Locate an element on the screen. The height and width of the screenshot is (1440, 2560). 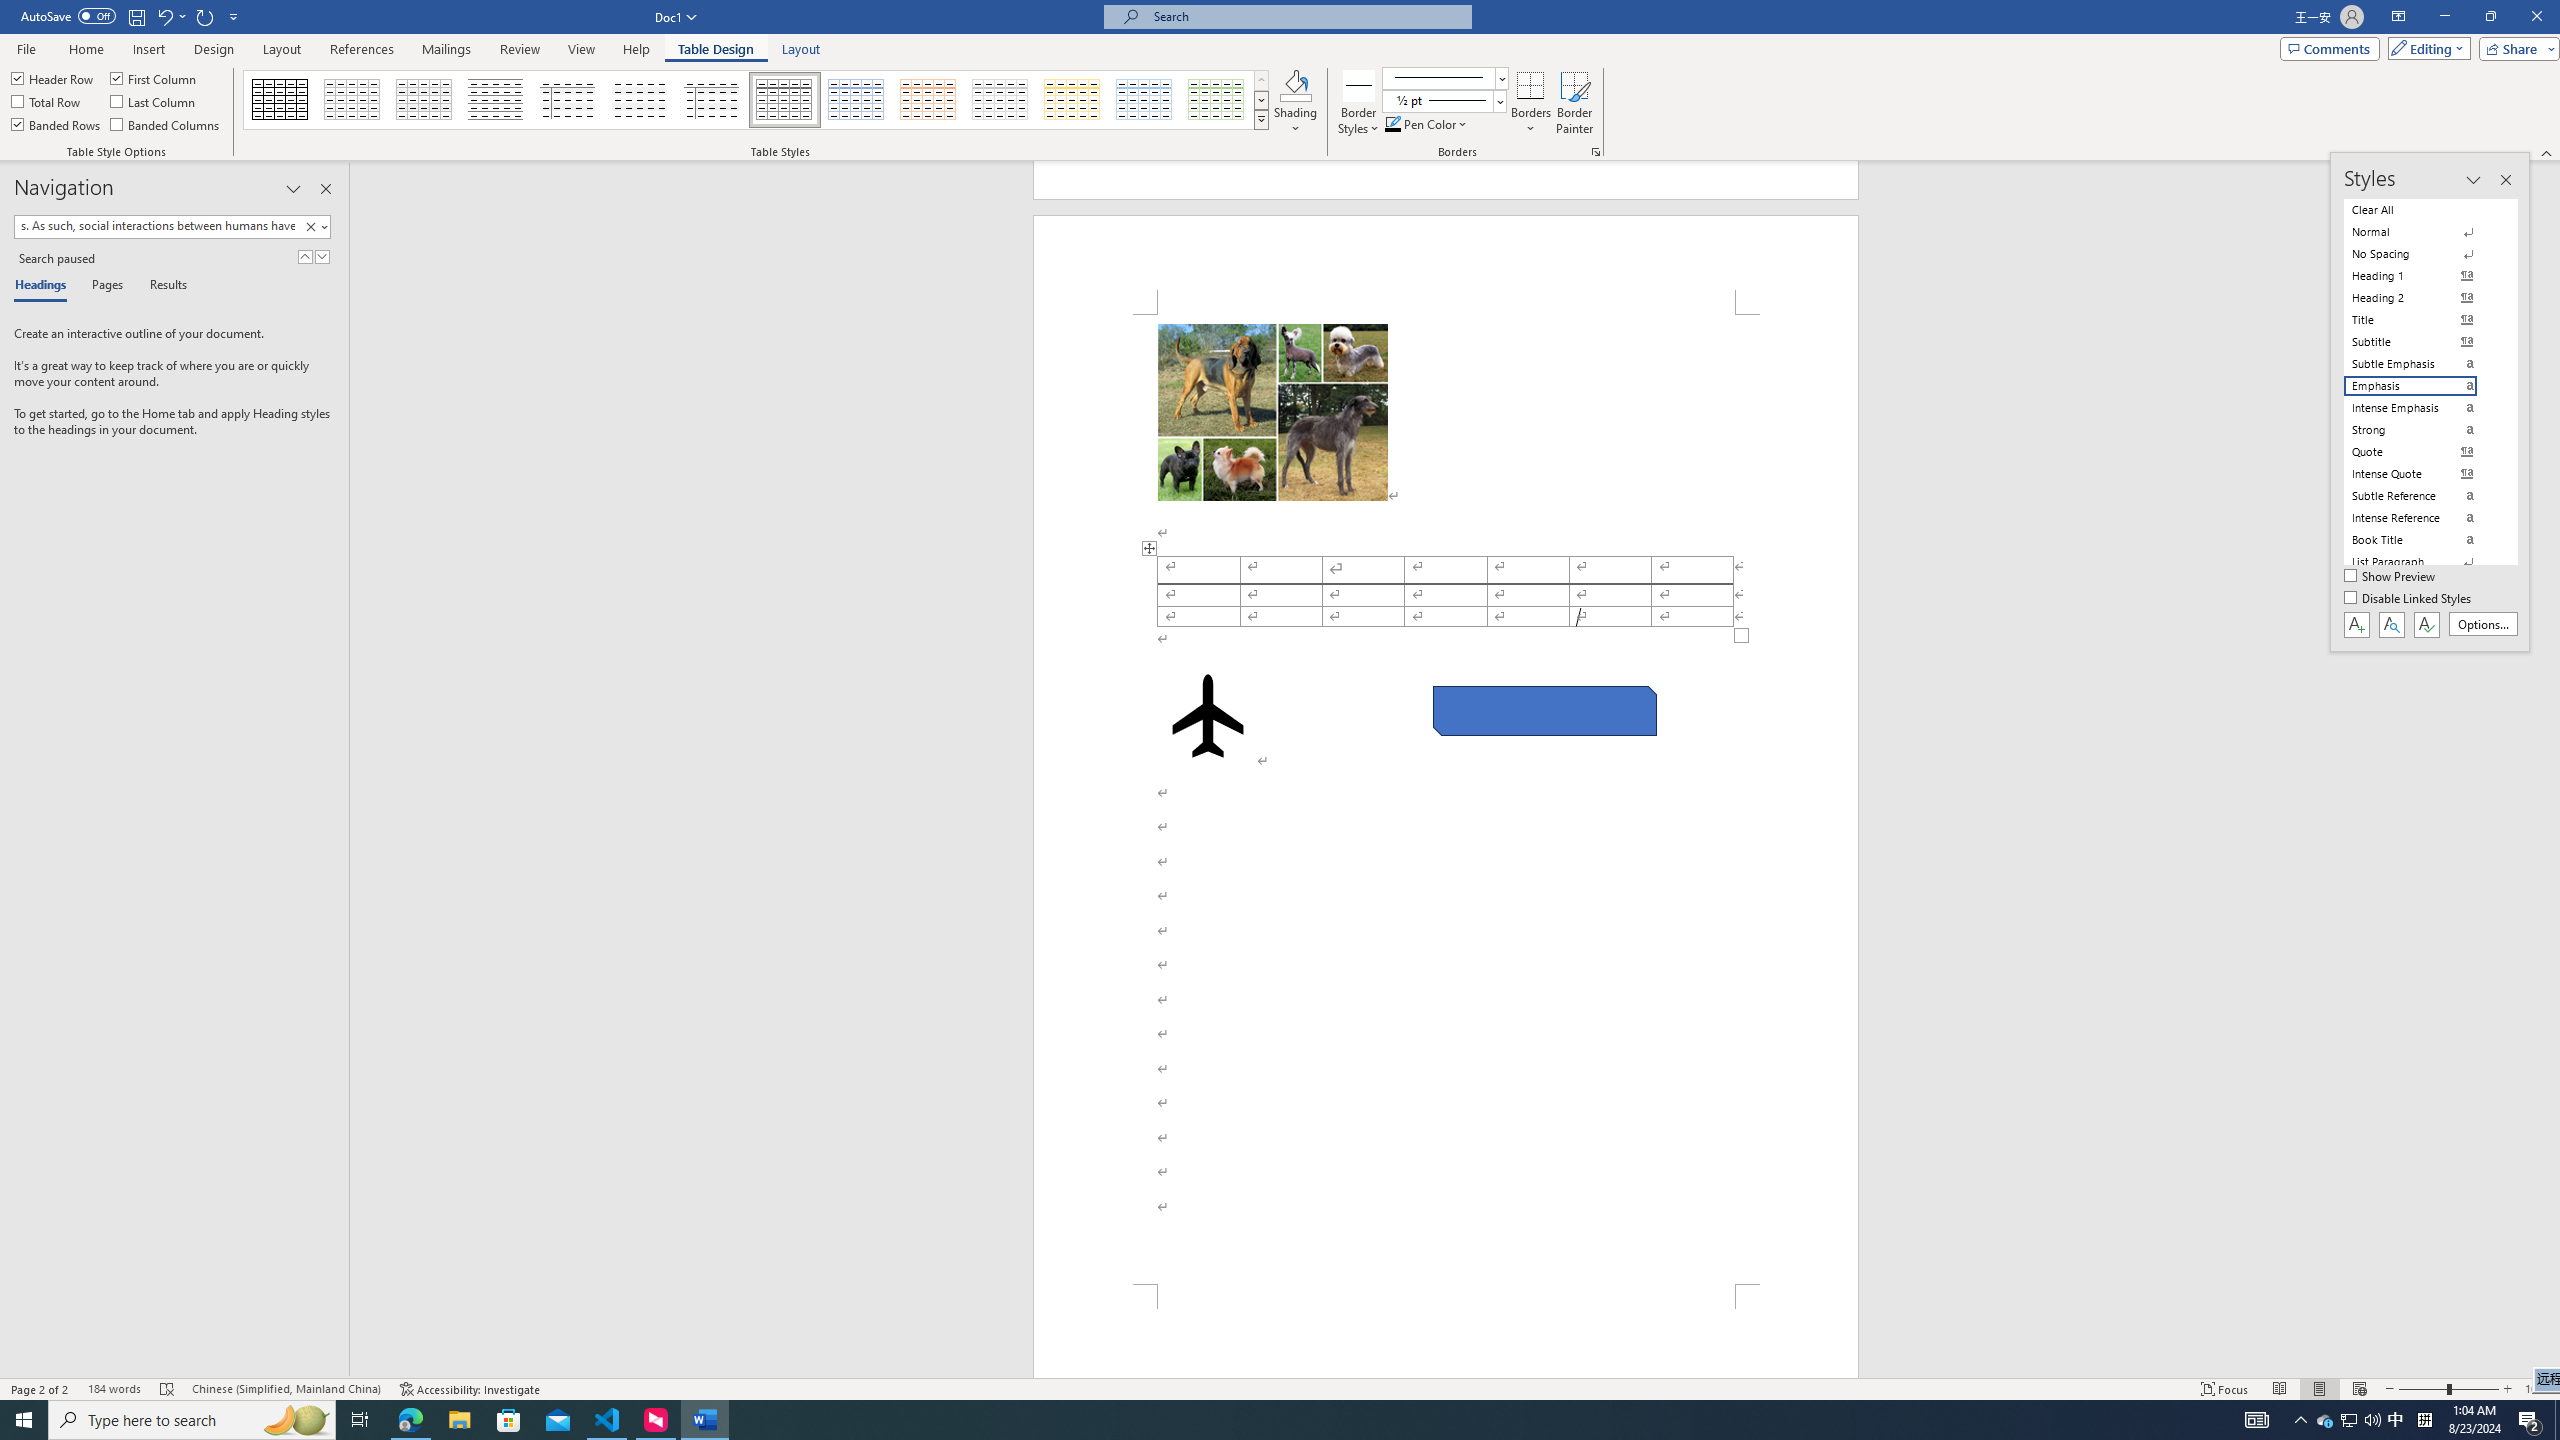
'Page 2 content' is located at coordinates (1446, 798).